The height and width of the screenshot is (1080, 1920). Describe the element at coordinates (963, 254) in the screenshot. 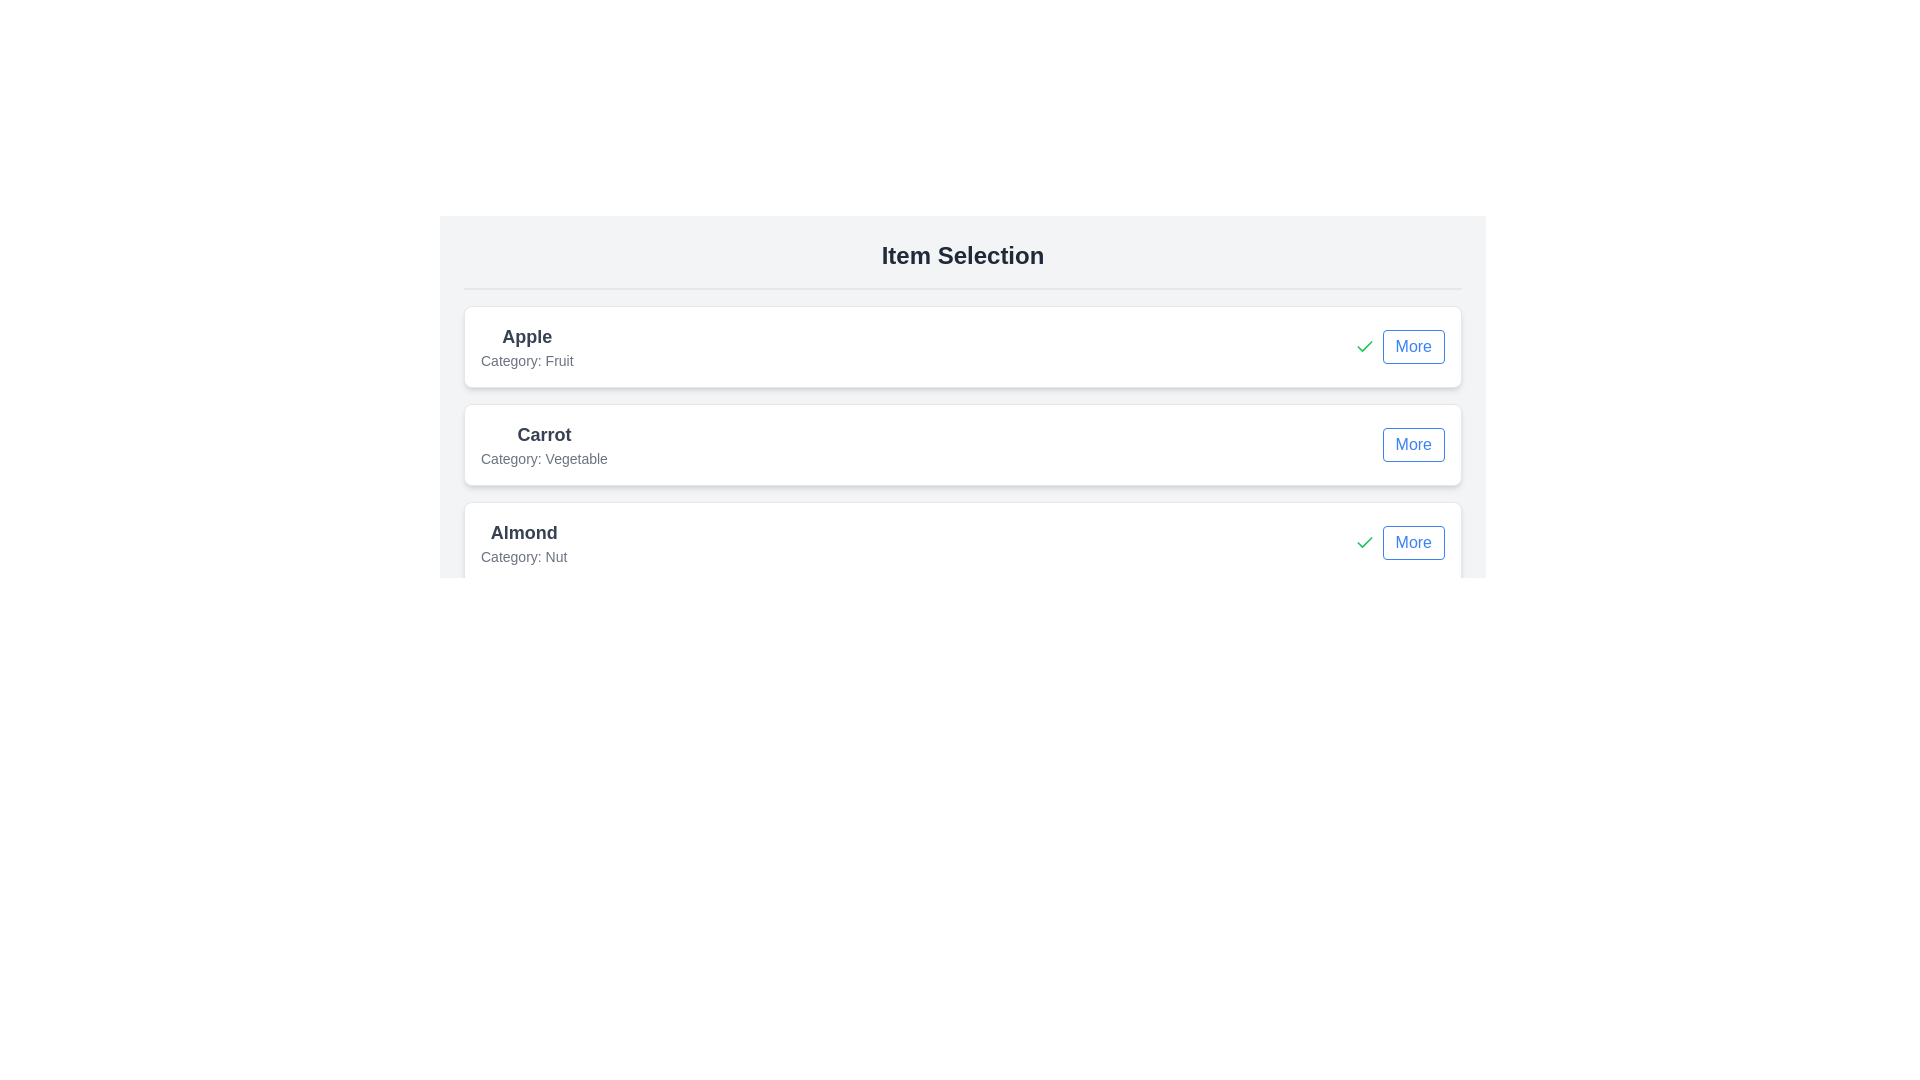

I see `text content of the bold header labeled 'Item Selection' located at the top of the section with a light gray background` at that location.